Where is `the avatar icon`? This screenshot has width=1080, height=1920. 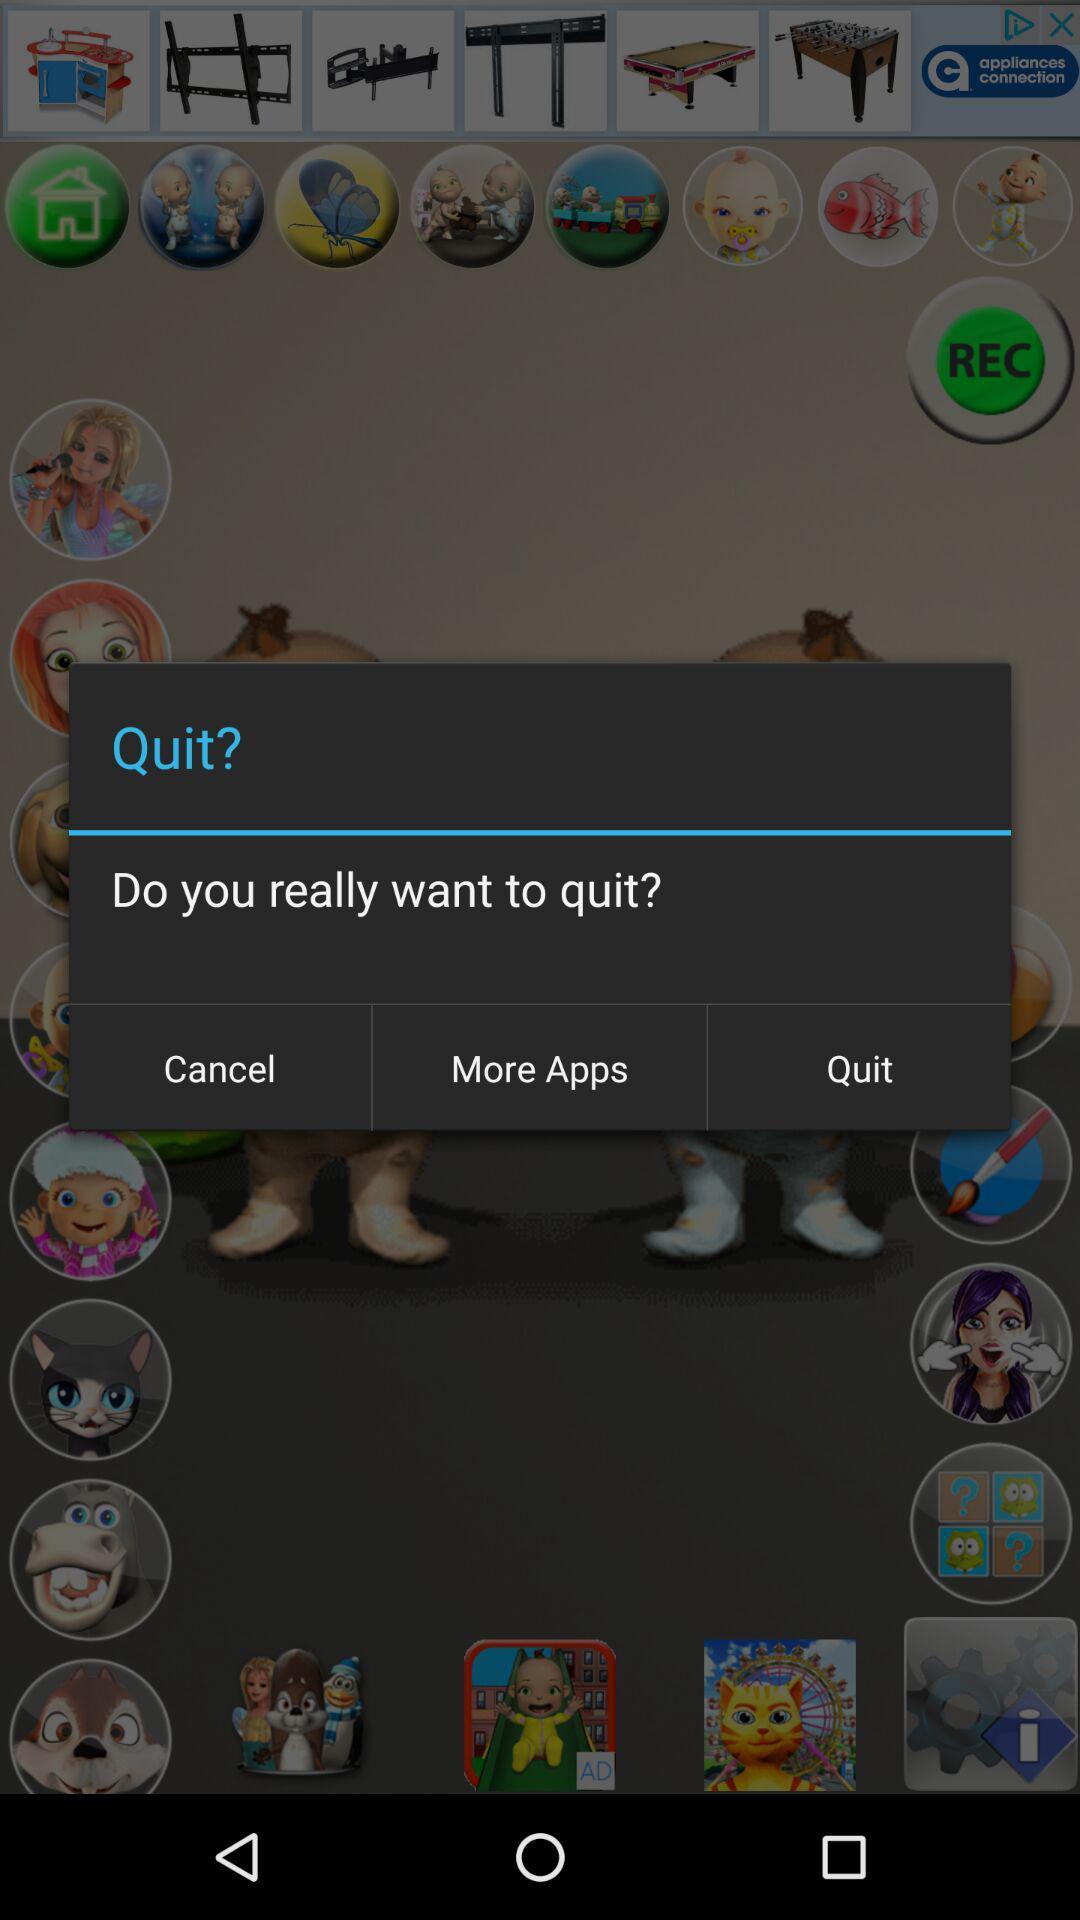 the avatar icon is located at coordinates (88, 1842).